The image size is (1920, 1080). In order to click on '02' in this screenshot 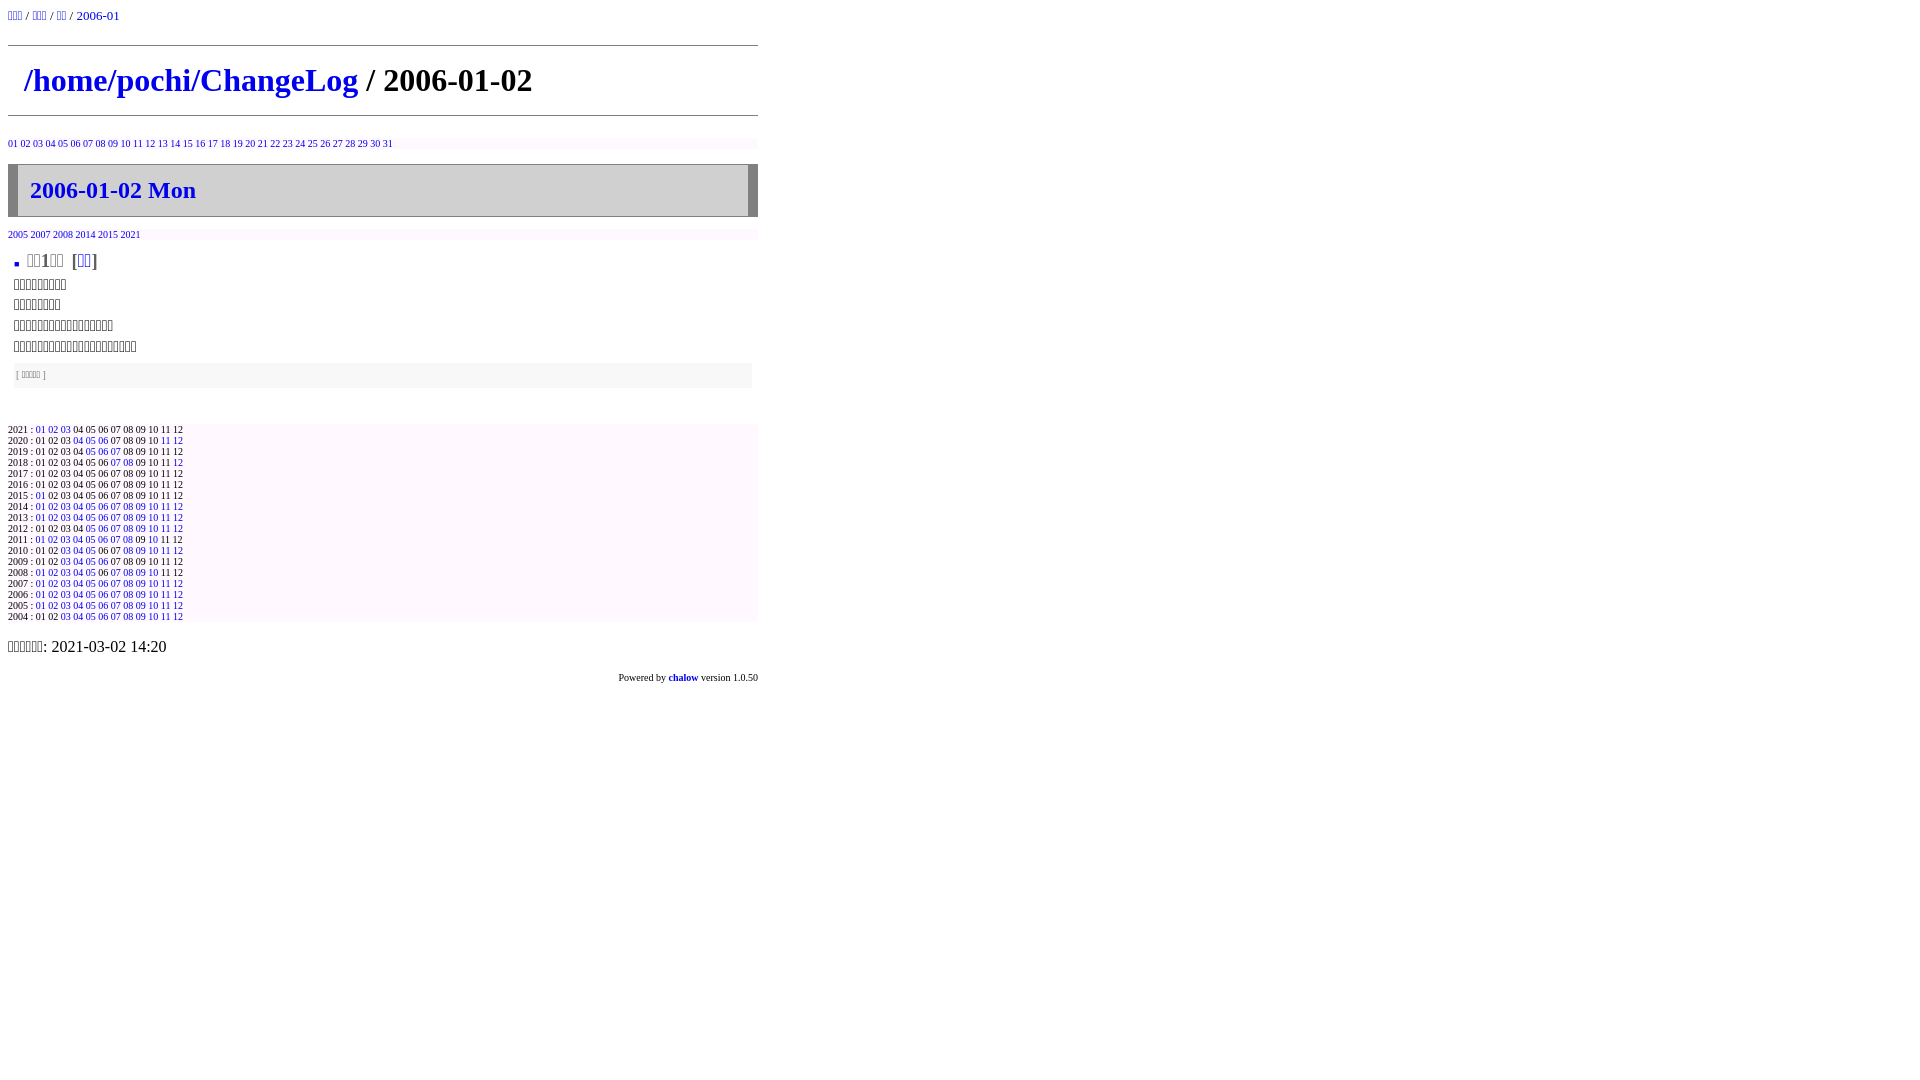, I will do `click(52, 428)`.